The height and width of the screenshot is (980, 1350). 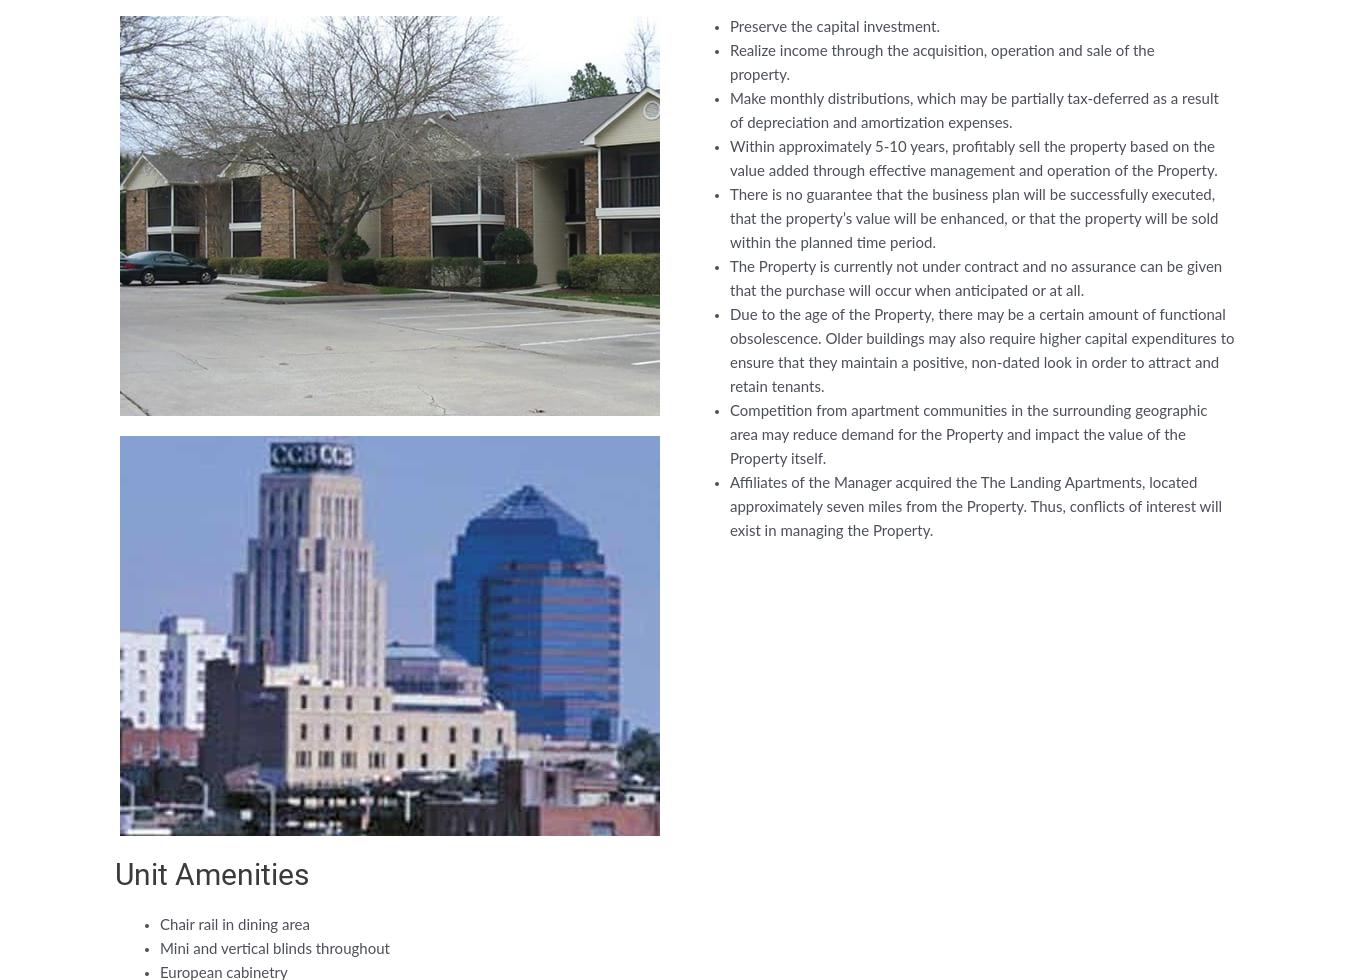 What do you see at coordinates (975, 507) in the screenshot?
I see `'Affiliates of the Manager acquired the The Landing Apartments, located approximately seven miles from the Property. Thus, conflicts of interest will exist in managing the Property.'` at bounding box center [975, 507].